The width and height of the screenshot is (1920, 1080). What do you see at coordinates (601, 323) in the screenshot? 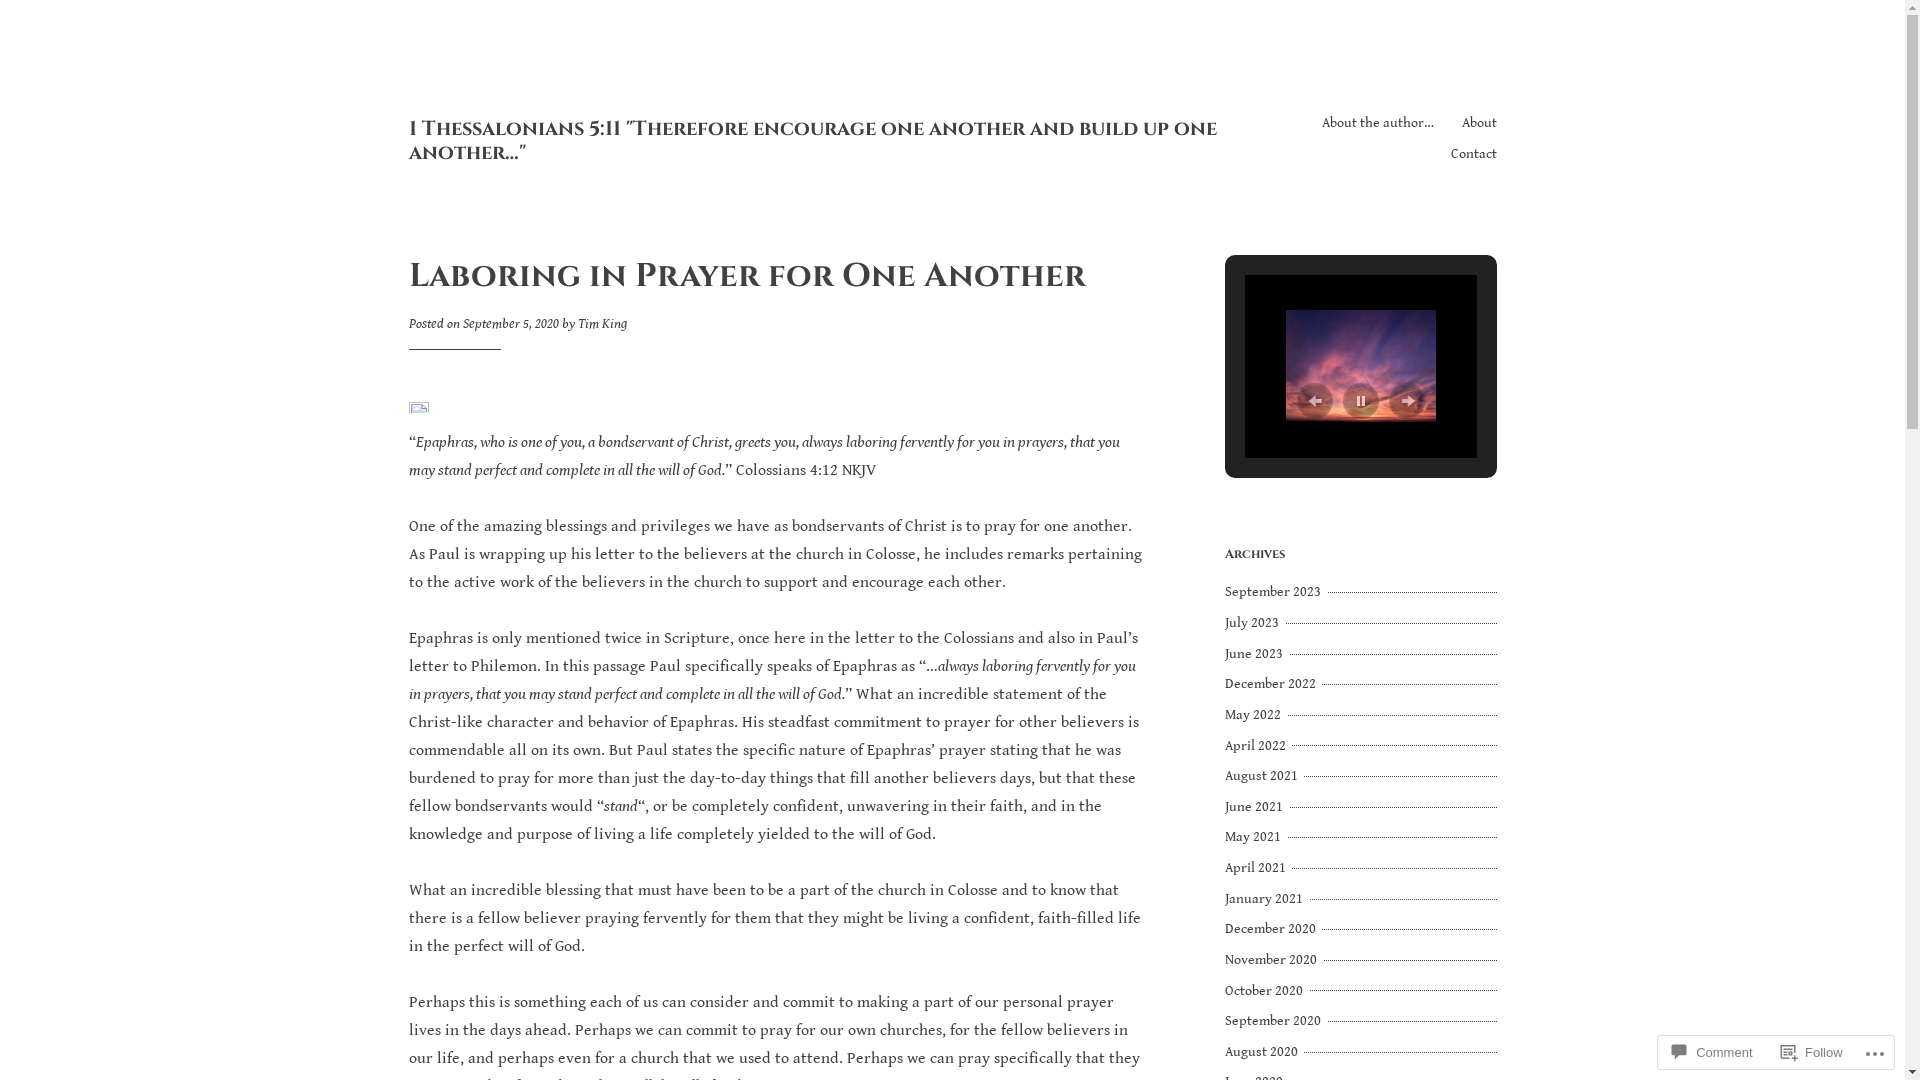
I see `'Tim King'` at bounding box center [601, 323].